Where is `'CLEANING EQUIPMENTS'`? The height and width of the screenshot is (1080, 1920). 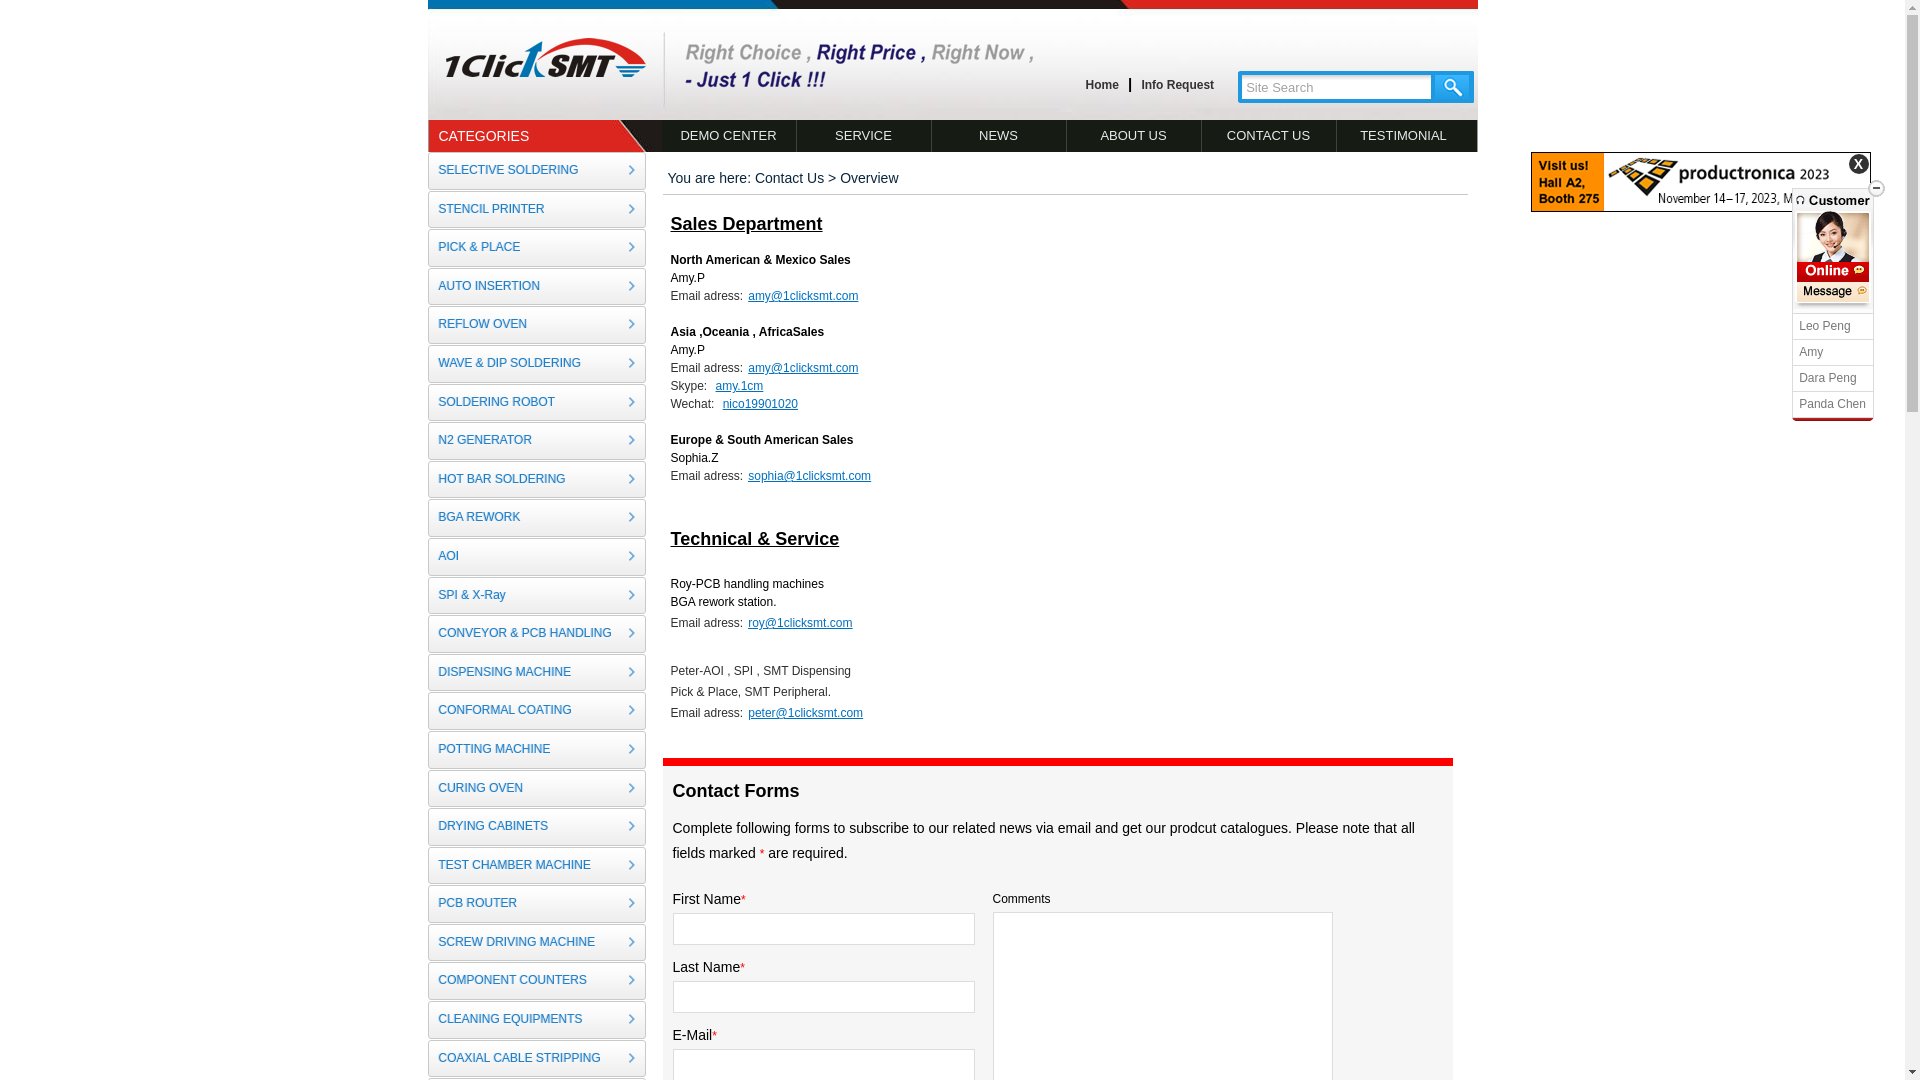 'CLEANING EQUIPMENTS' is located at coordinates (537, 1019).